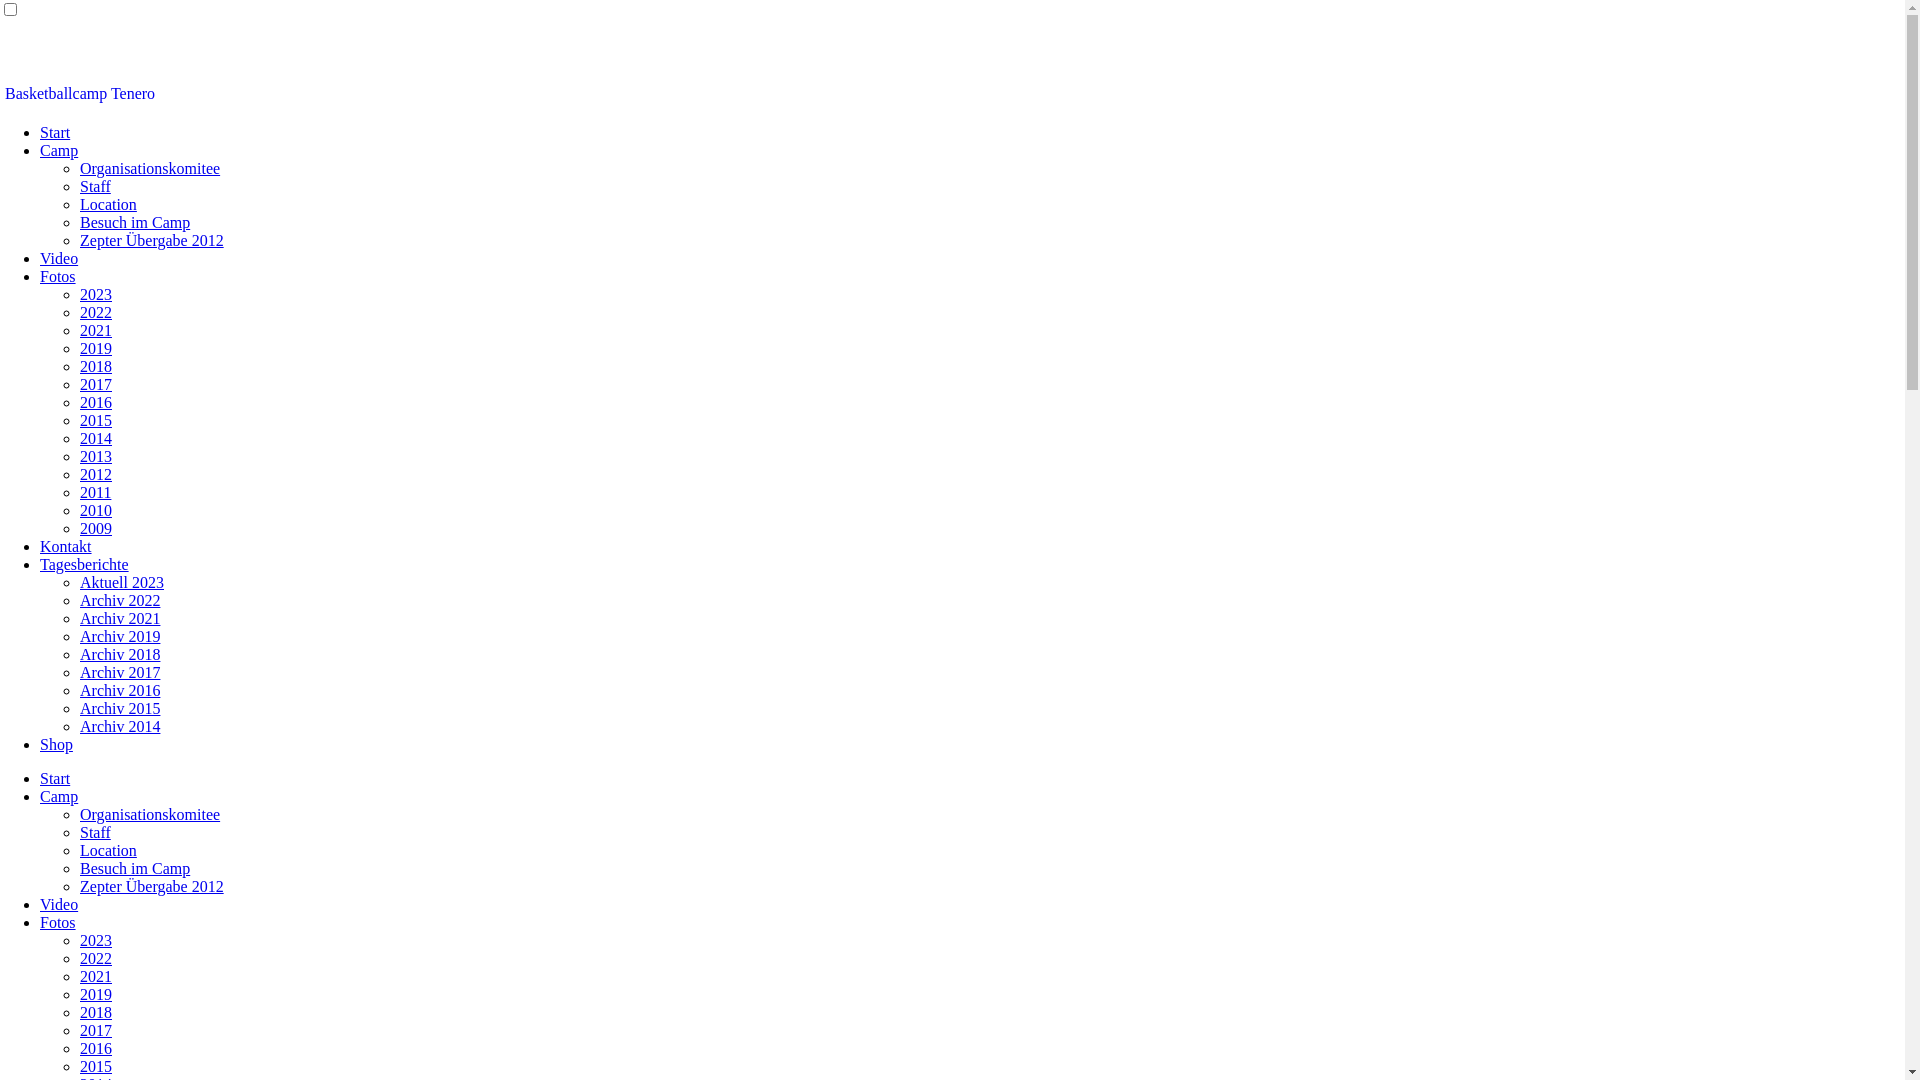  Describe the element at coordinates (39, 564) in the screenshot. I see `'Tagesberichte'` at that location.